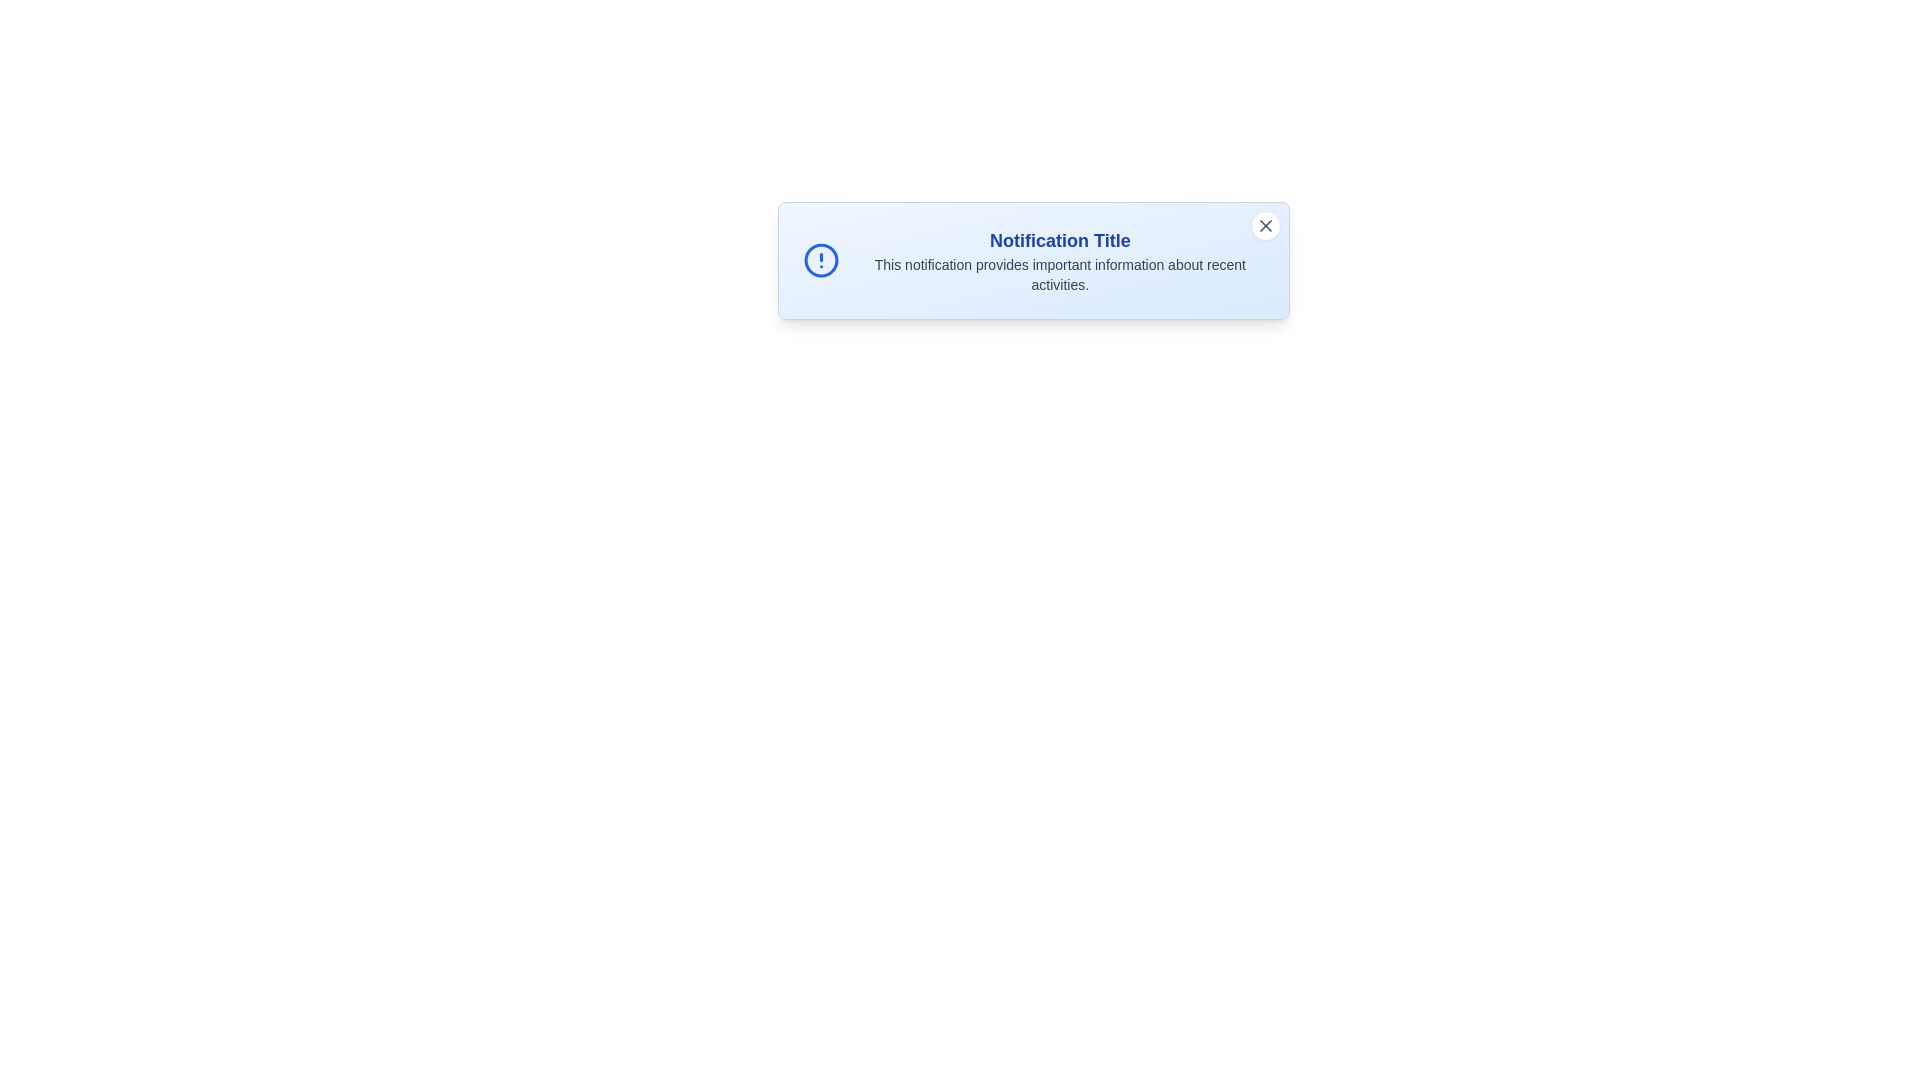 Image resolution: width=1920 pixels, height=1080 pixels. Describe the element at coordinates (821, 260) in the screenshot. I see `the circular alert icon with a blue stroke and vertical exclamation mark, located adjacent to the title 'Notification Title' in the notification card` at that location.